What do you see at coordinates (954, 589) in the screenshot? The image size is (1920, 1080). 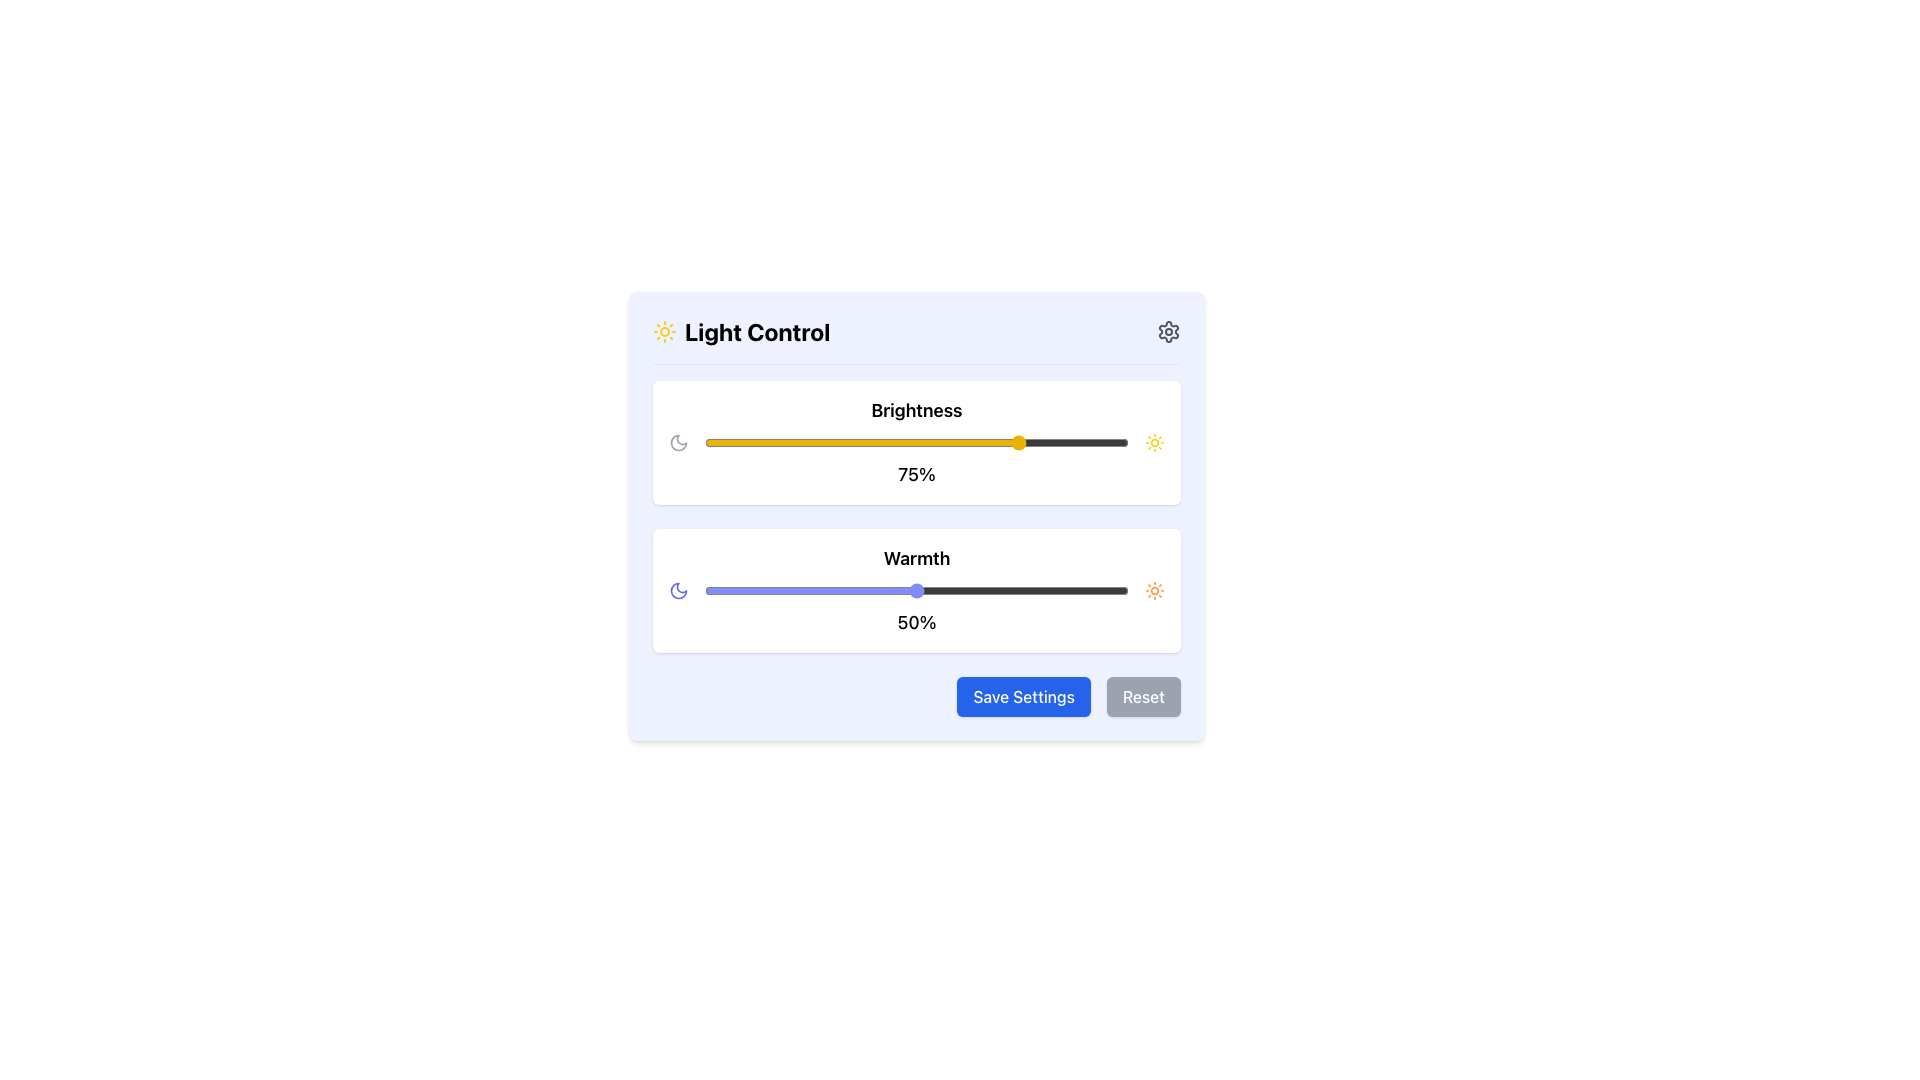 I see `warmth` at bounding box center [954, 589].